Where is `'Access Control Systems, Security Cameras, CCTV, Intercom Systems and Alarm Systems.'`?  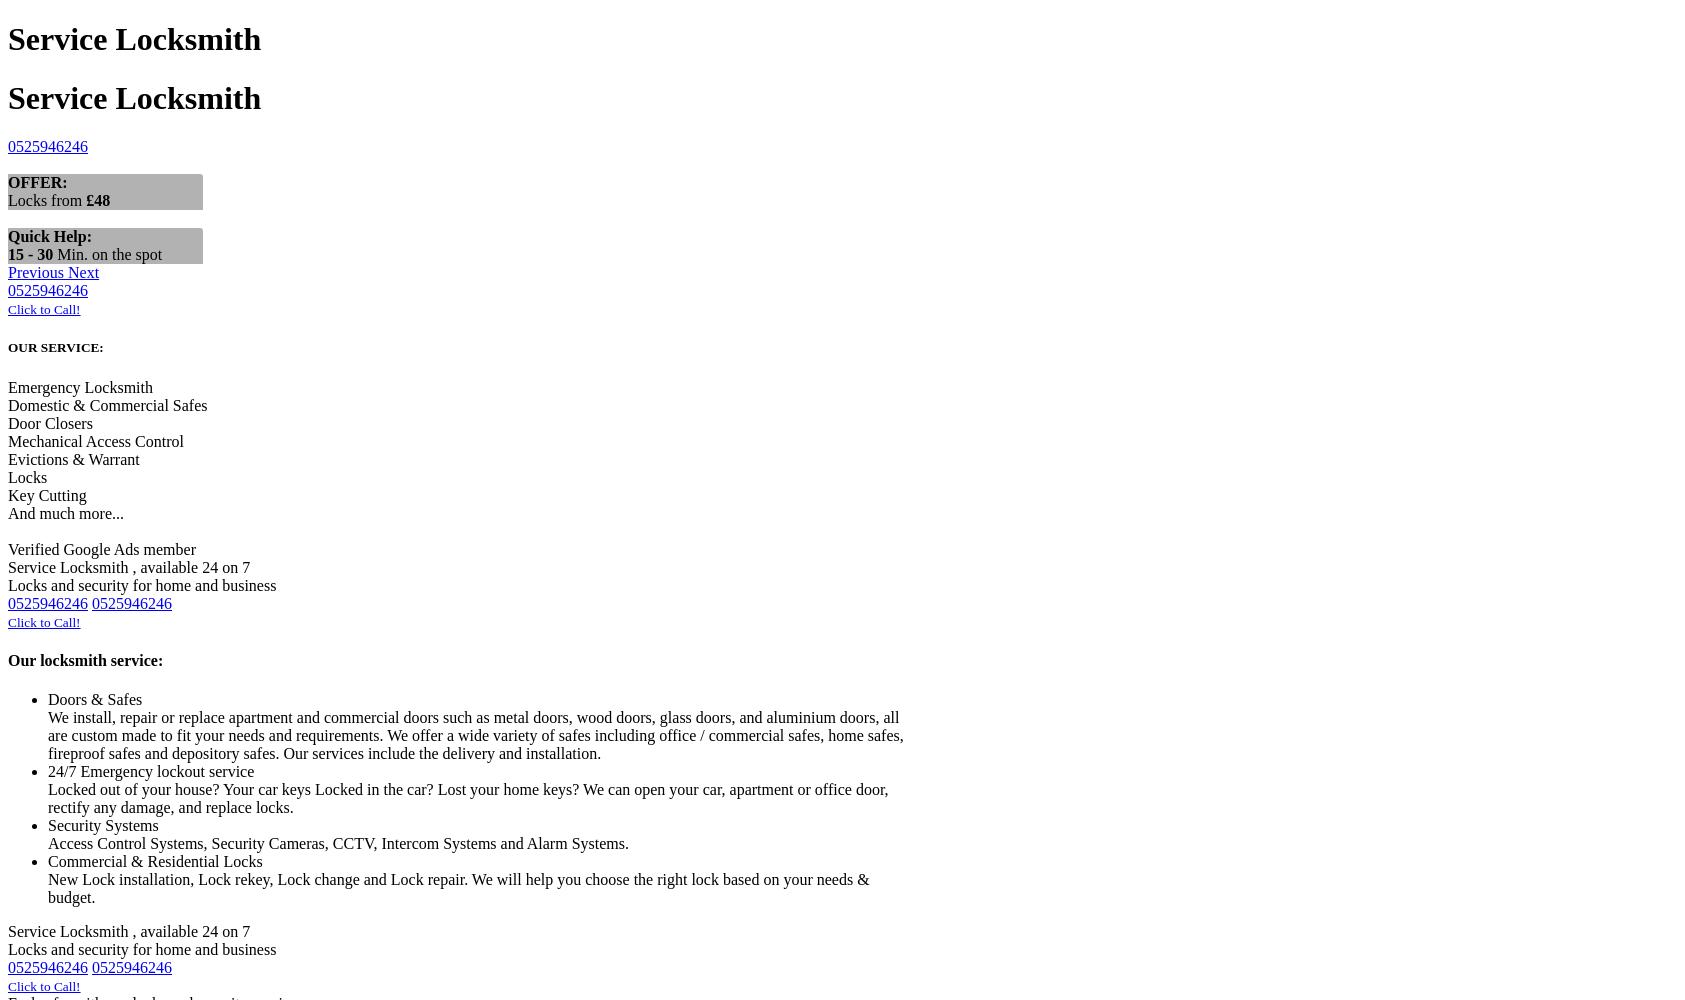
'Access Control Systems, Security Cameras, CCTV, Intercom Systems and Alarm Systems.' is located at coordinates (337, 842).